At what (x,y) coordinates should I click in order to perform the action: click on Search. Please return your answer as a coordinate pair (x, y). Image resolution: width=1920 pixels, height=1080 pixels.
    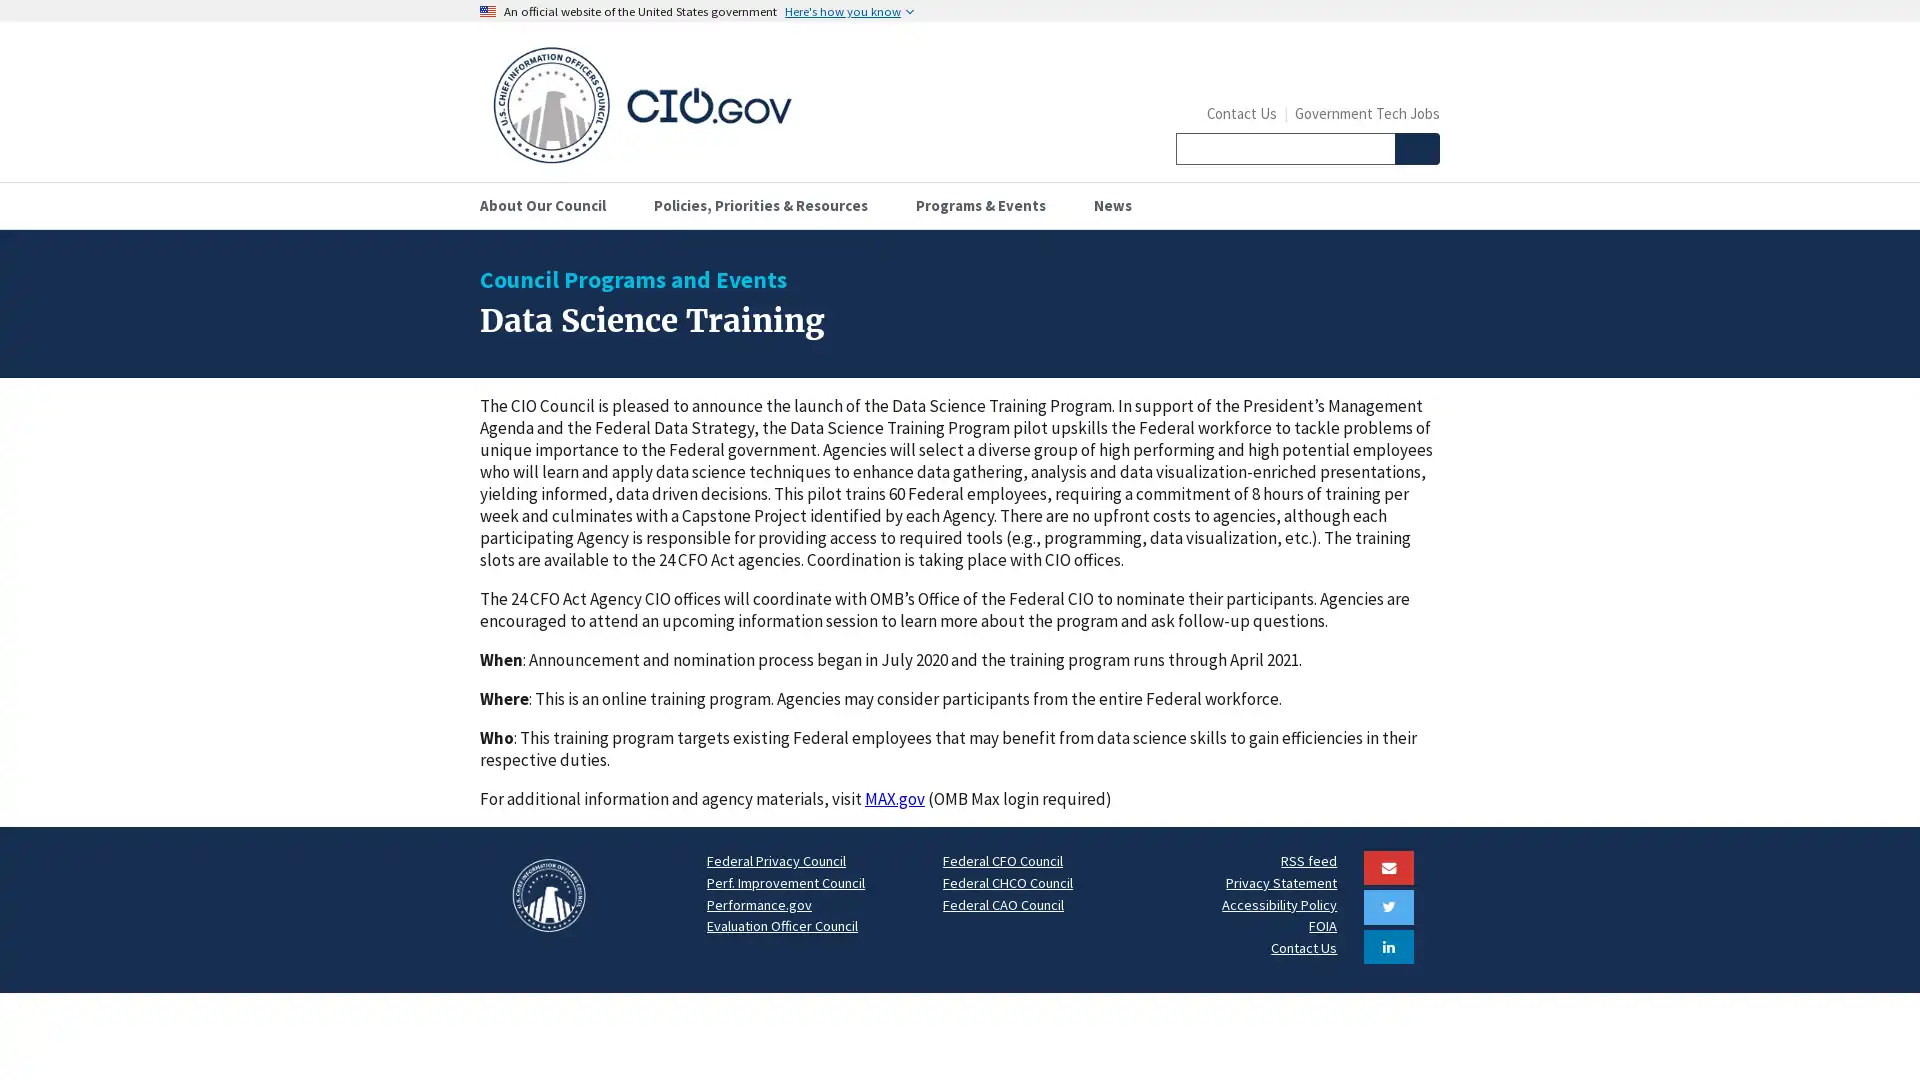
    Looking at the image, I should click on (1415, 148).